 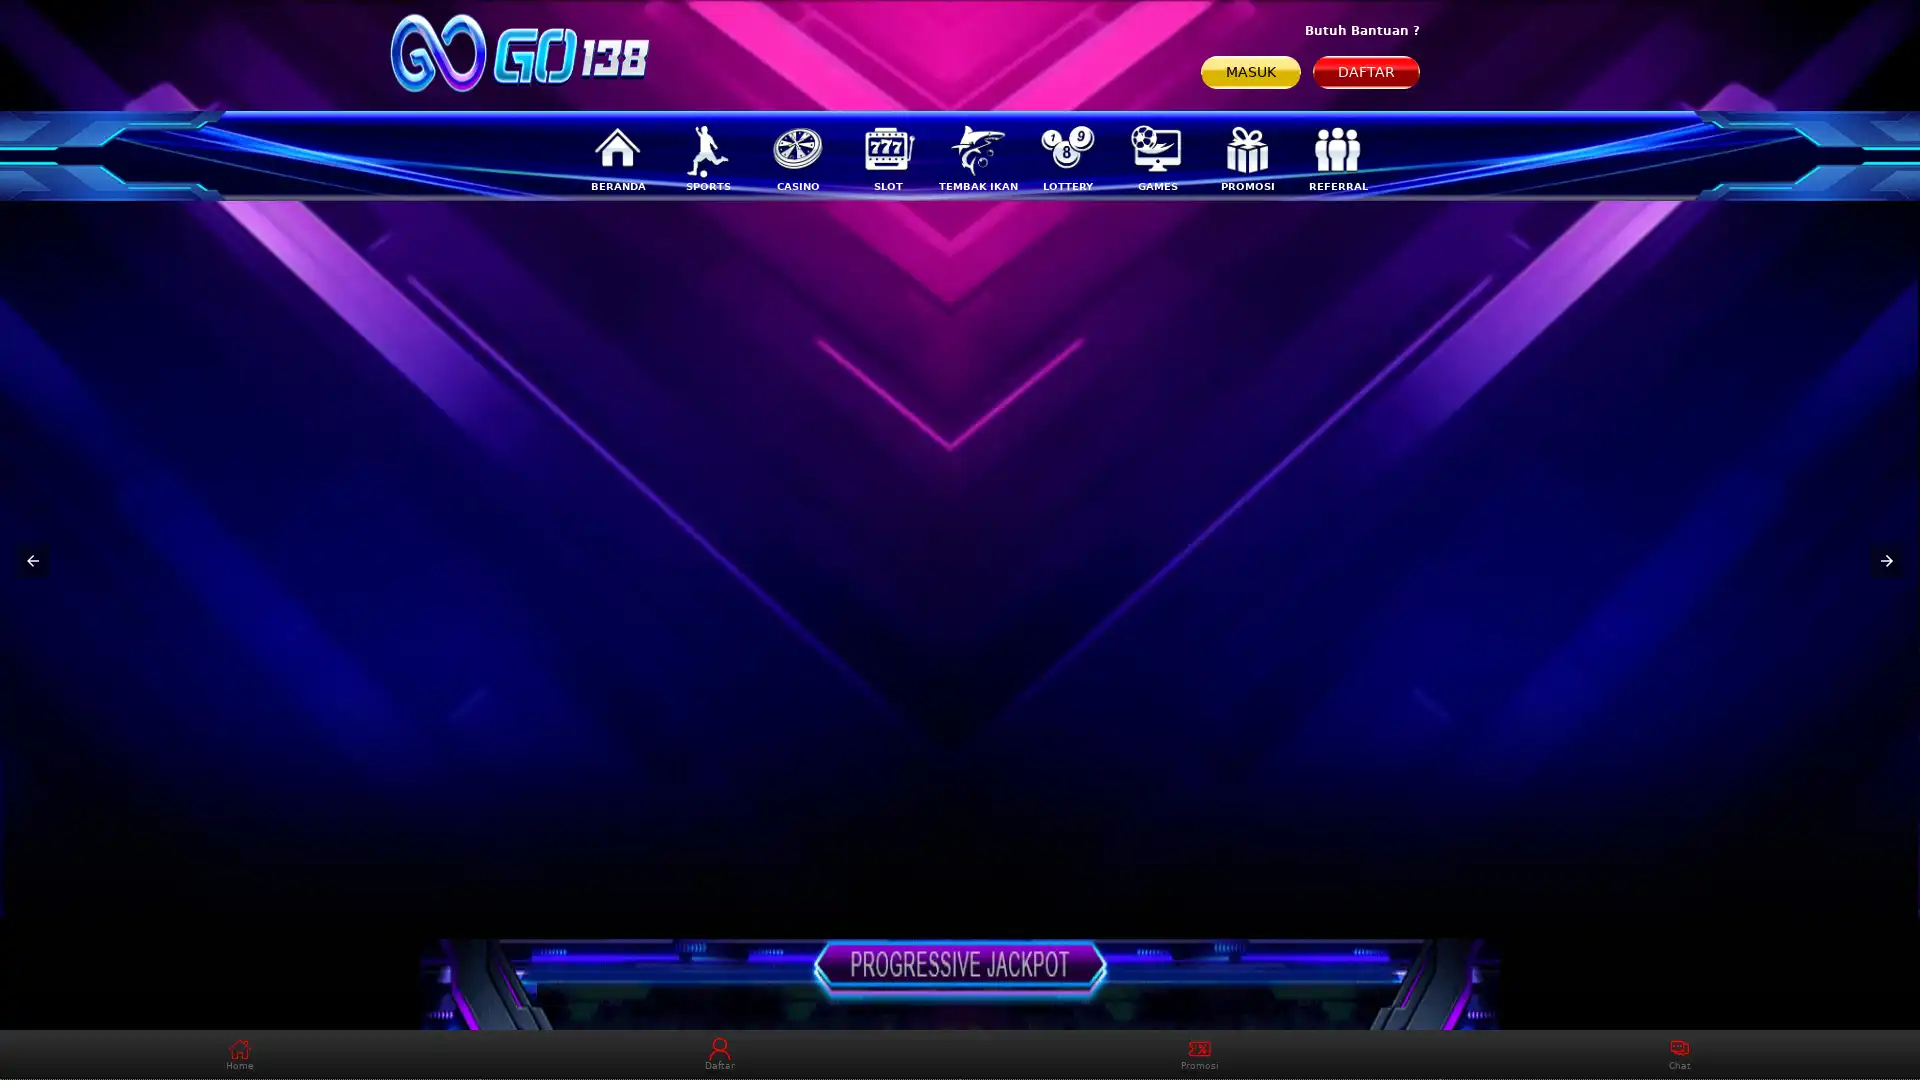 I want to click on Next item in carousel (2 of 4), so click(x=1885, y=560).